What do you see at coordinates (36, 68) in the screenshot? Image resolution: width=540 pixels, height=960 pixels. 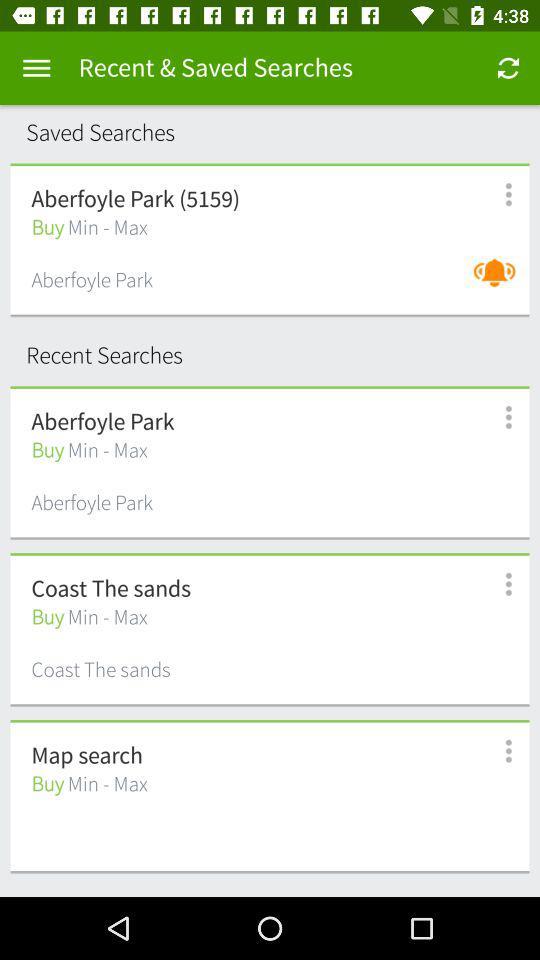 I see `the icon to the left of recent & saved searches app` at bounding box center [36, 68].